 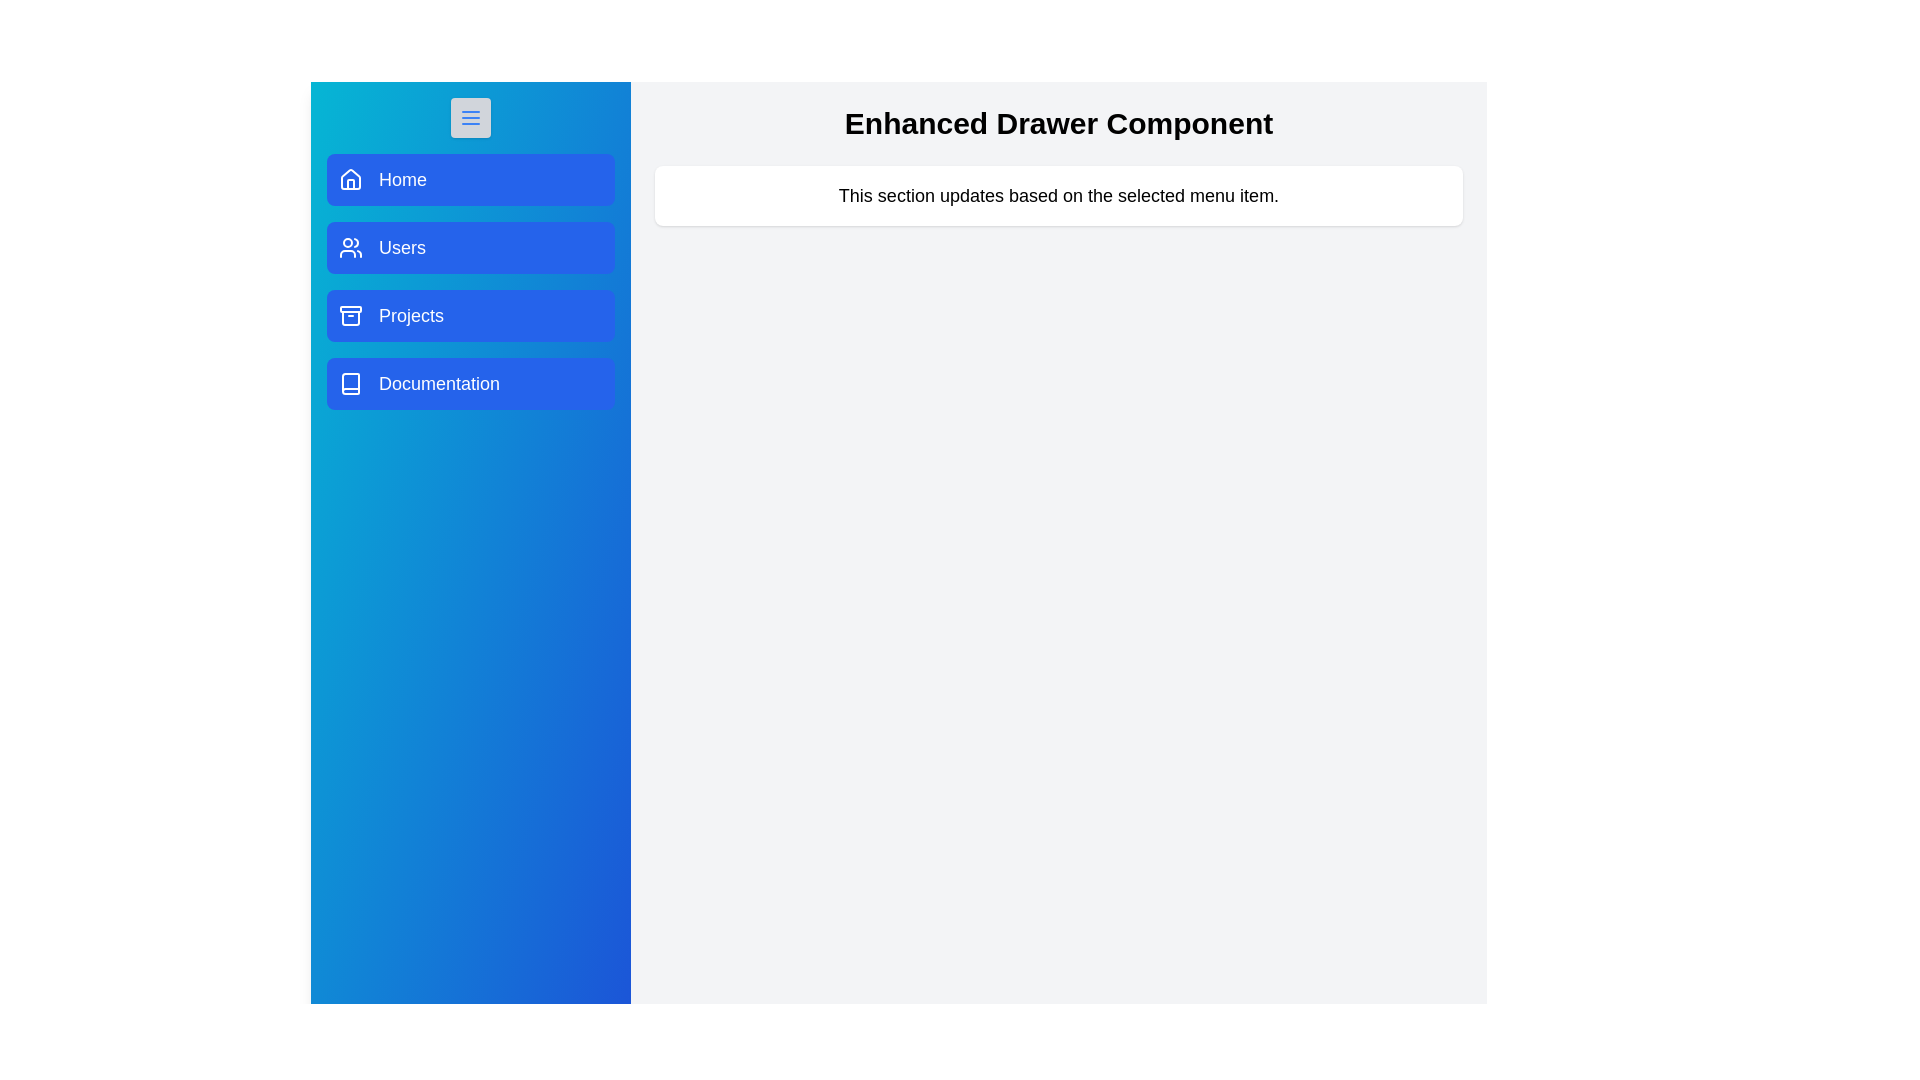 I want to click on the menu item labeled Users to select it, so click(x=469, y=246).